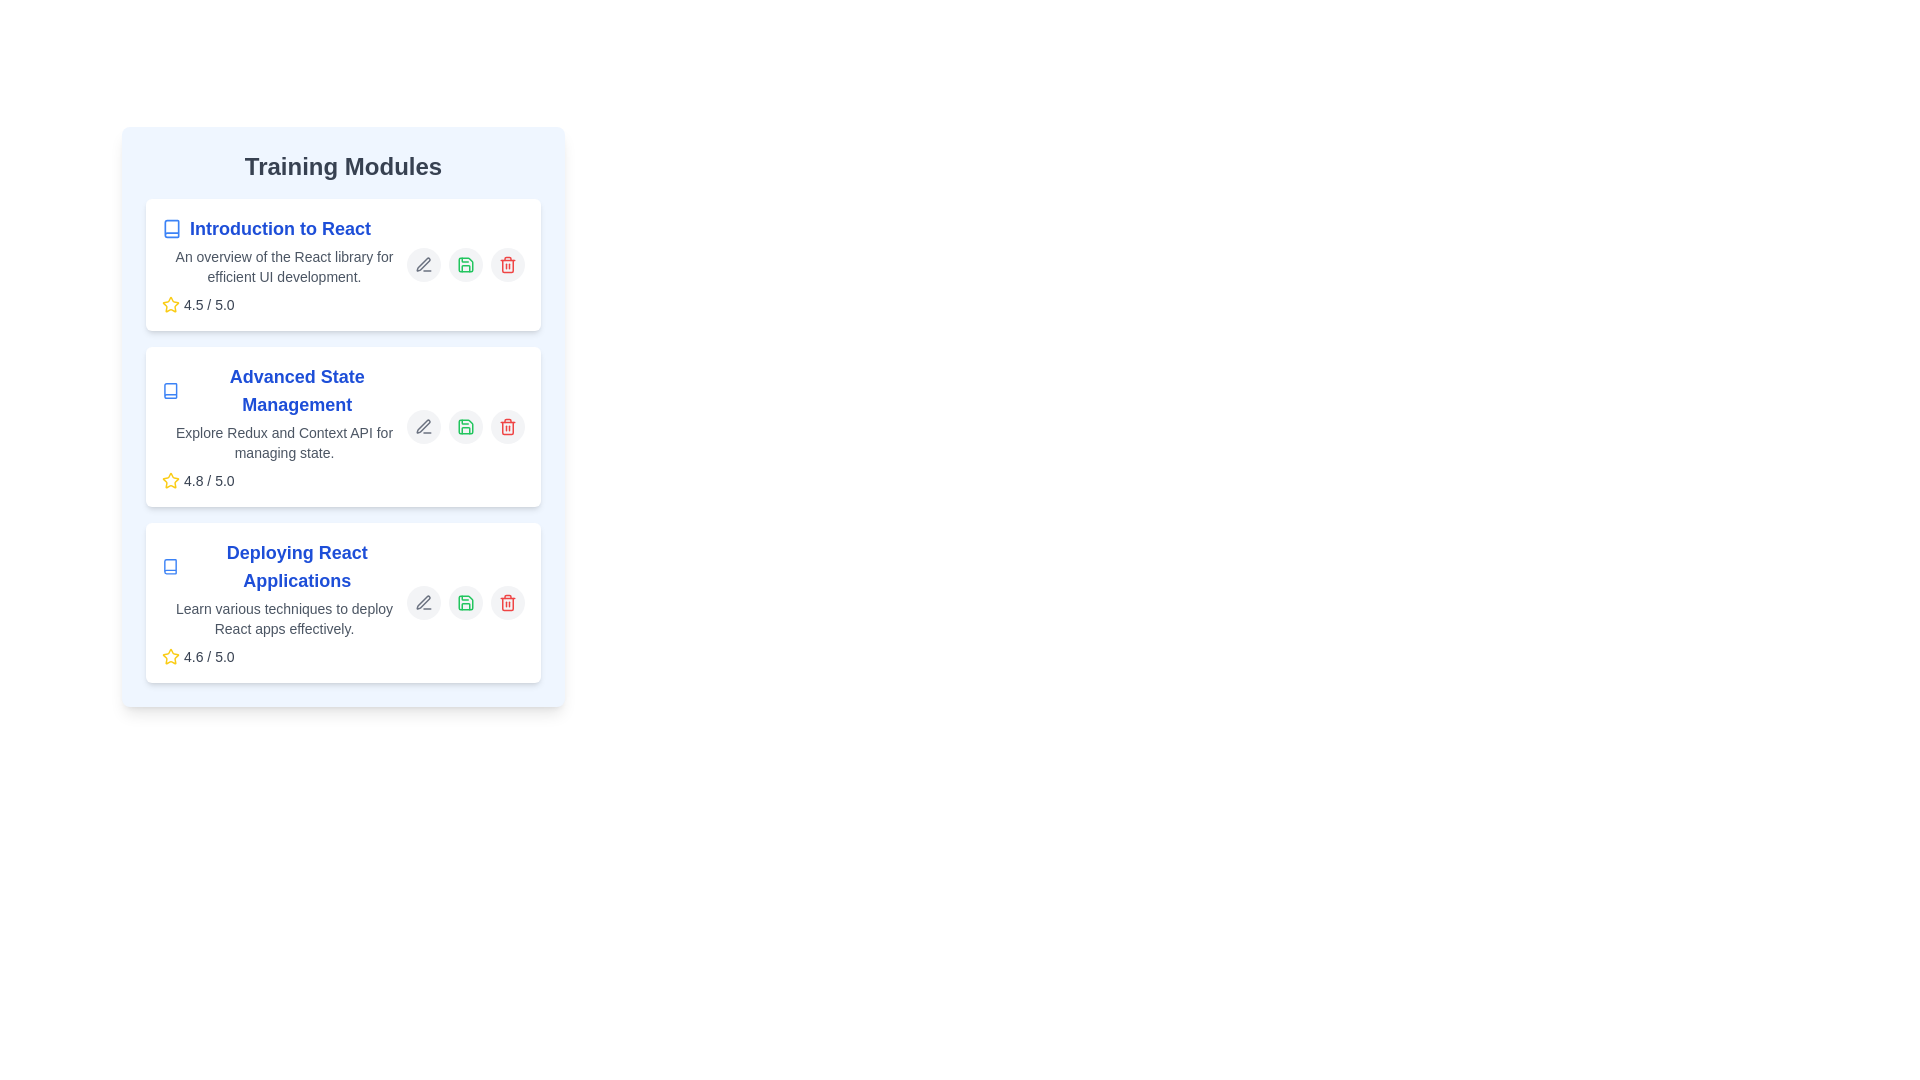  What do you see at coordinates (283, 567) in the screenshot?
I see `the title of the third card in the 'Training Modules' section, which indicates the subject of deploying React applications` at bounding box center [283, 567].